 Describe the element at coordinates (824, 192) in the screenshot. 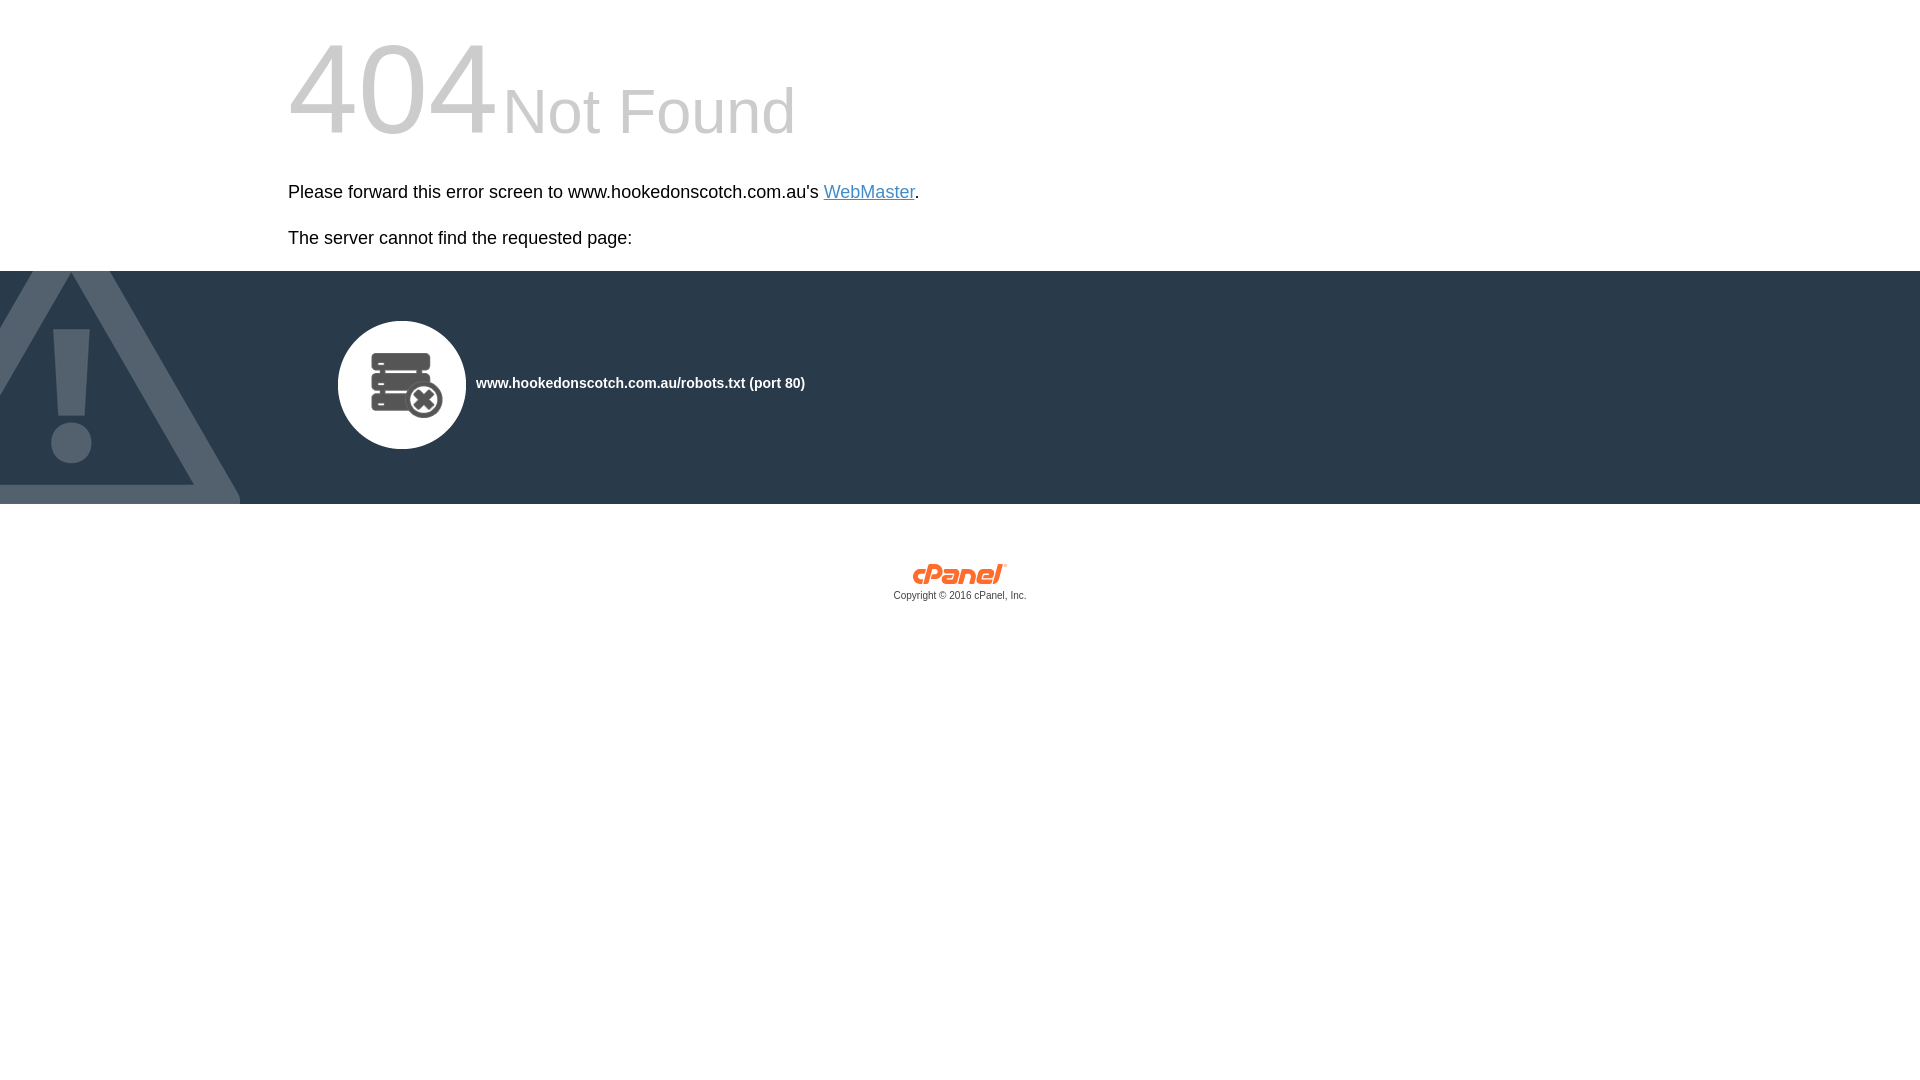

I see `'WebMaster'` at that location.